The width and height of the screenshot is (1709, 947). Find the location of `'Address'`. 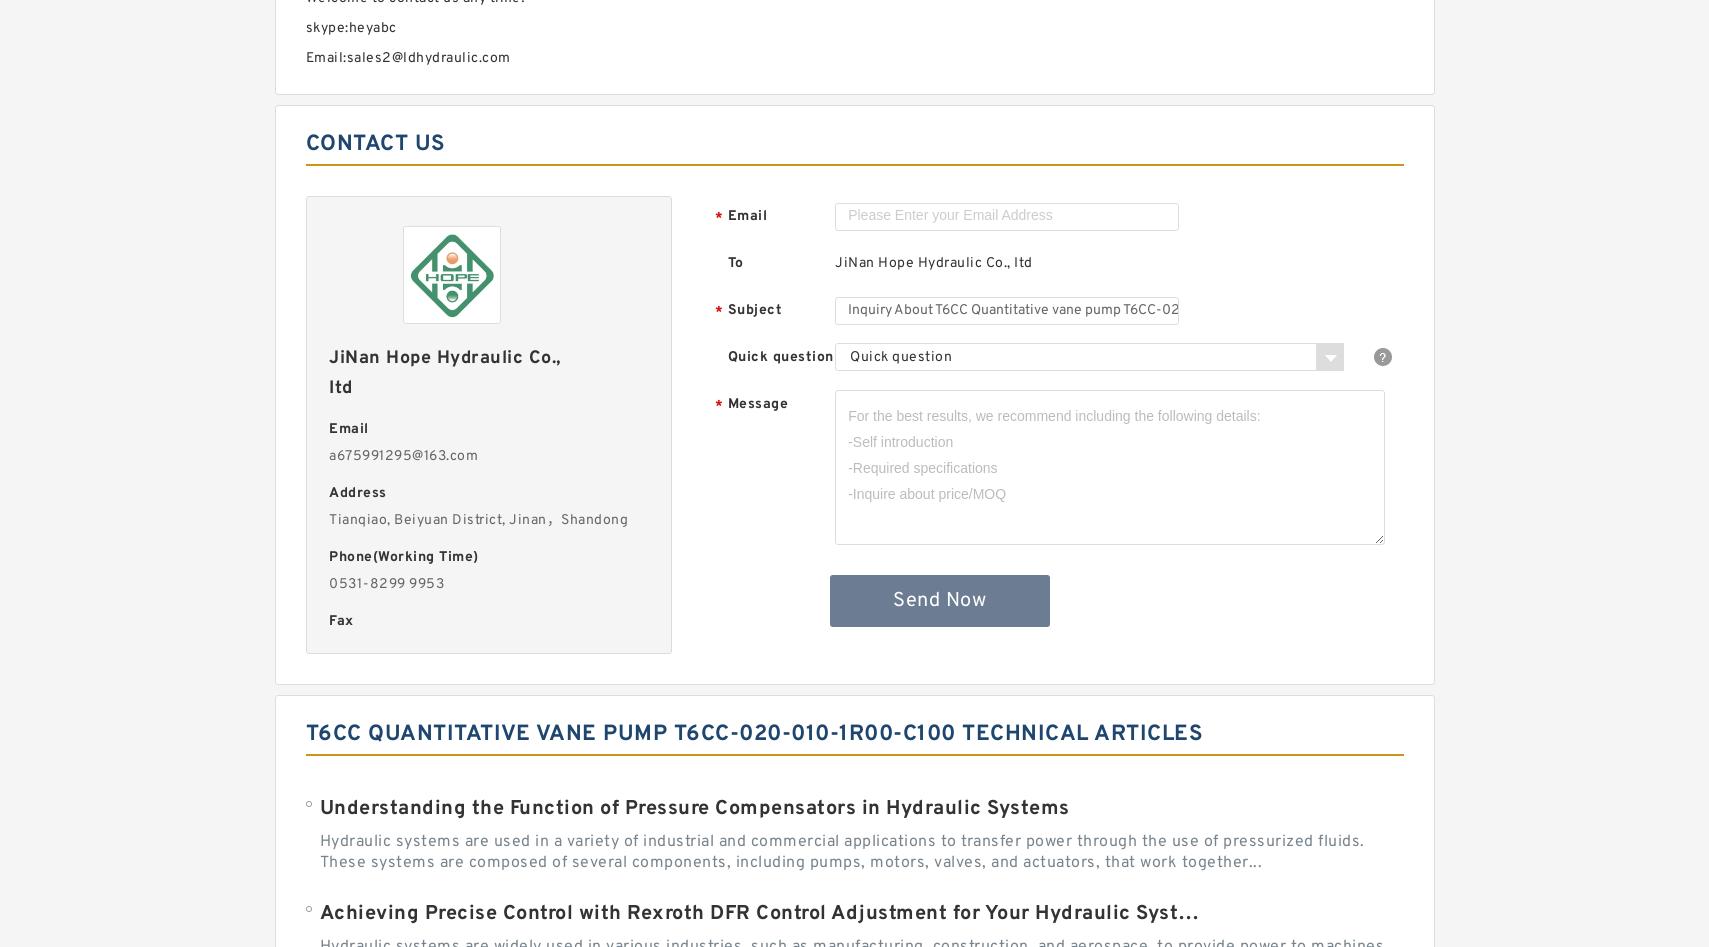

'Address' is located at coordinates (327, 492).